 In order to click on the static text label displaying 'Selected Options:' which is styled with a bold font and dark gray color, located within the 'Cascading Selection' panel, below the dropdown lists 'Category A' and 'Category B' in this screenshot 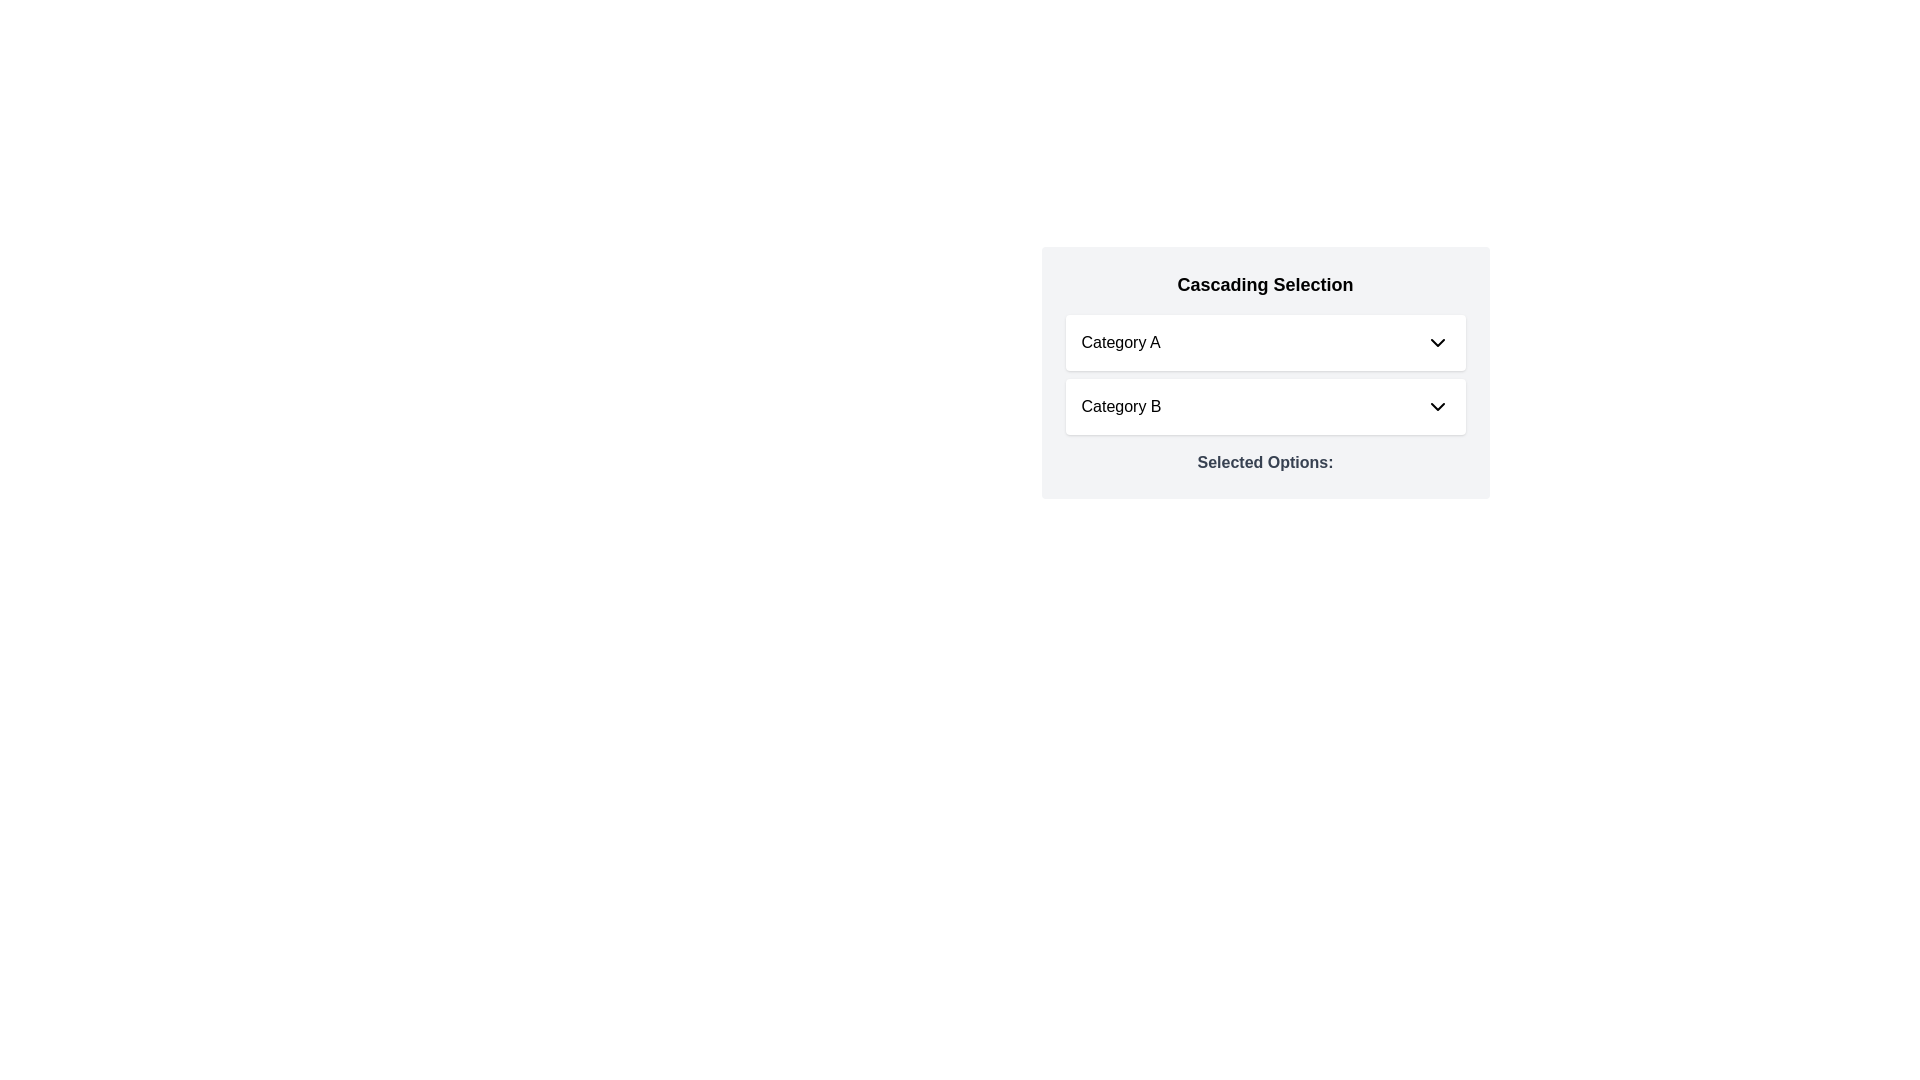, I will do `click(1264, 462)`.